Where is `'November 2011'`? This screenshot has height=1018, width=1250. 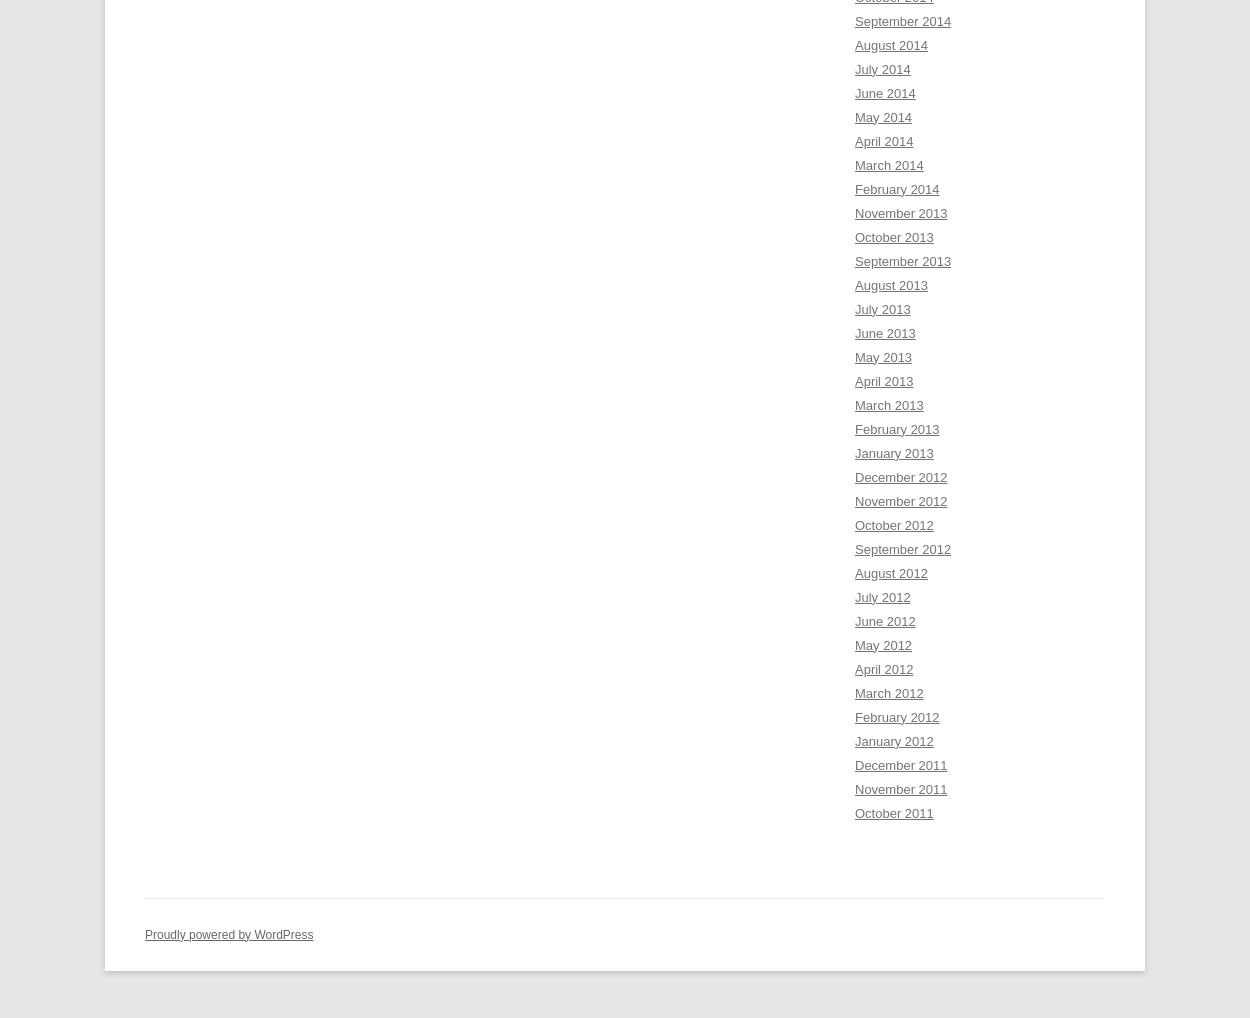
'November 2011' is located at coordinates (901, 788).